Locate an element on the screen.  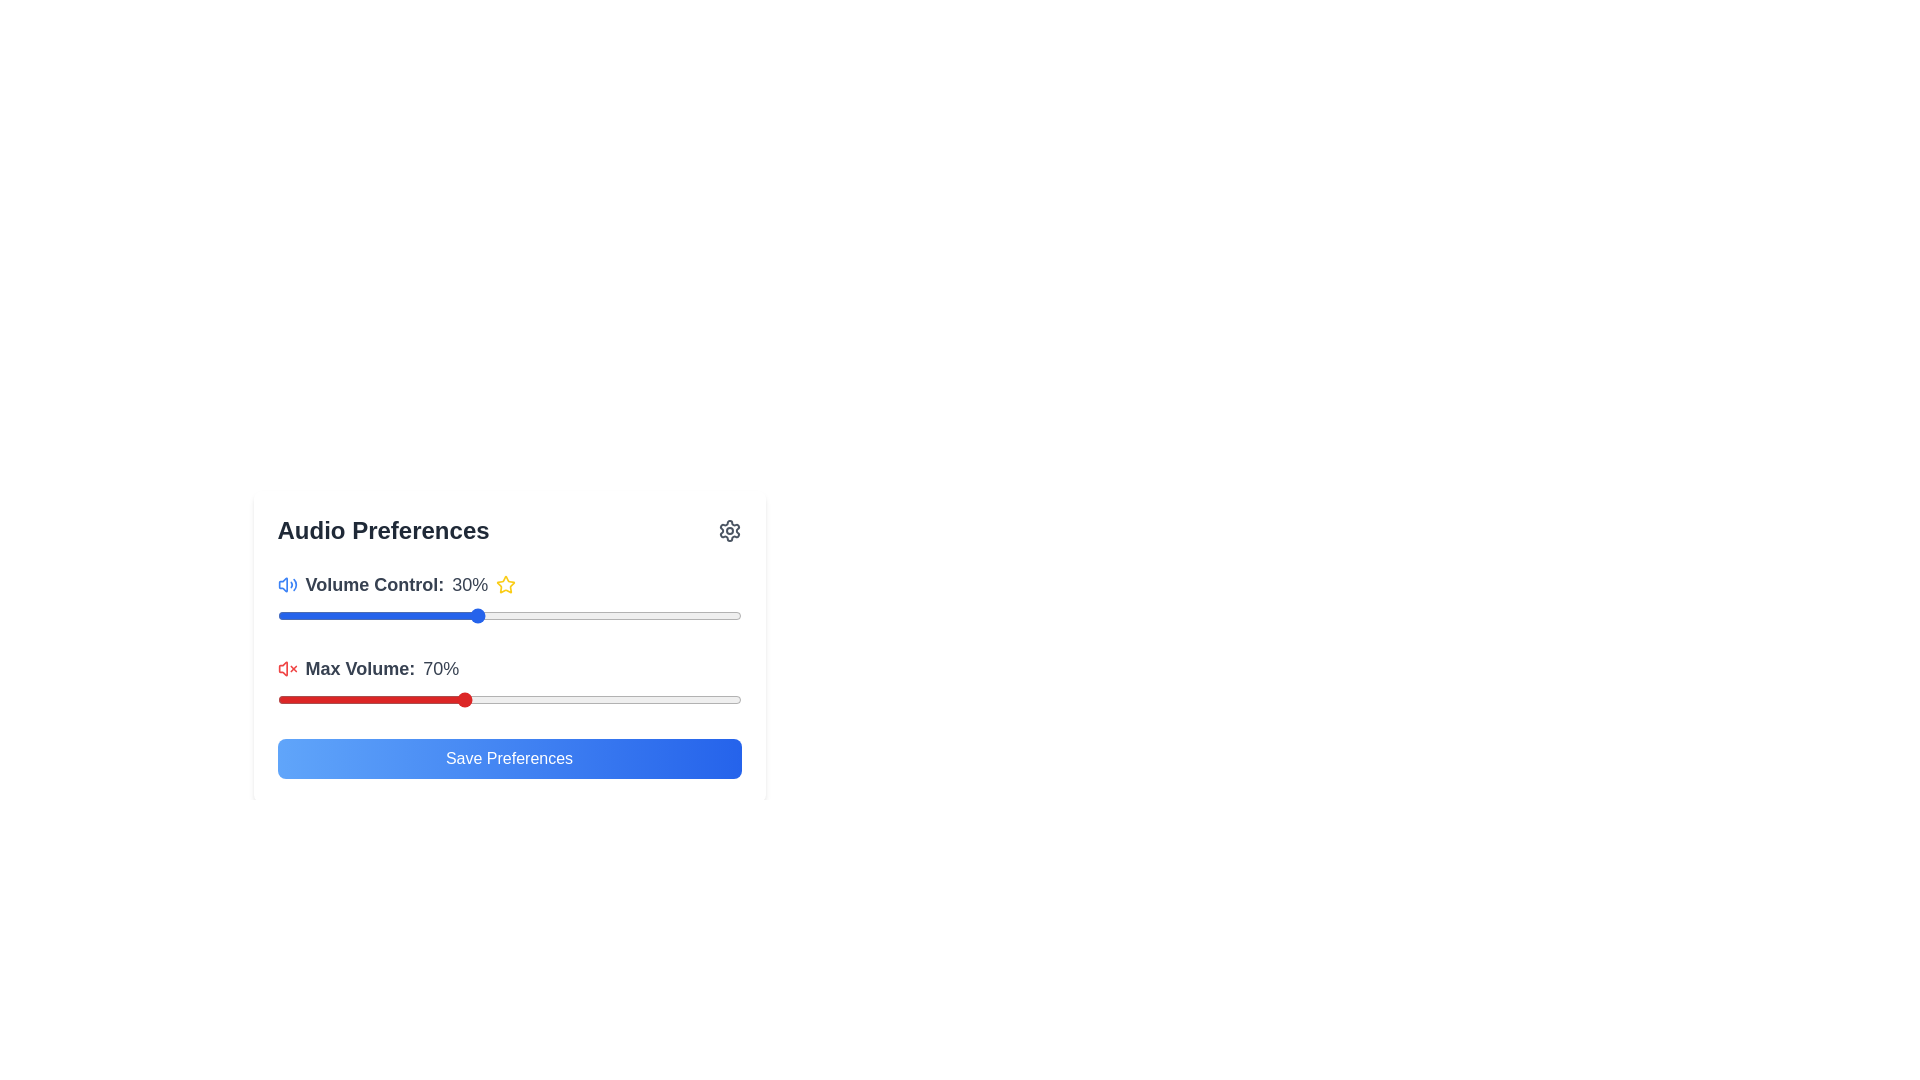
the graphical icon resembling a star, used for rating or highlighting, located to the right of the 'Volume Control: 30%' text near the 'Max Volume' slider is located at coordinates (506, 584).